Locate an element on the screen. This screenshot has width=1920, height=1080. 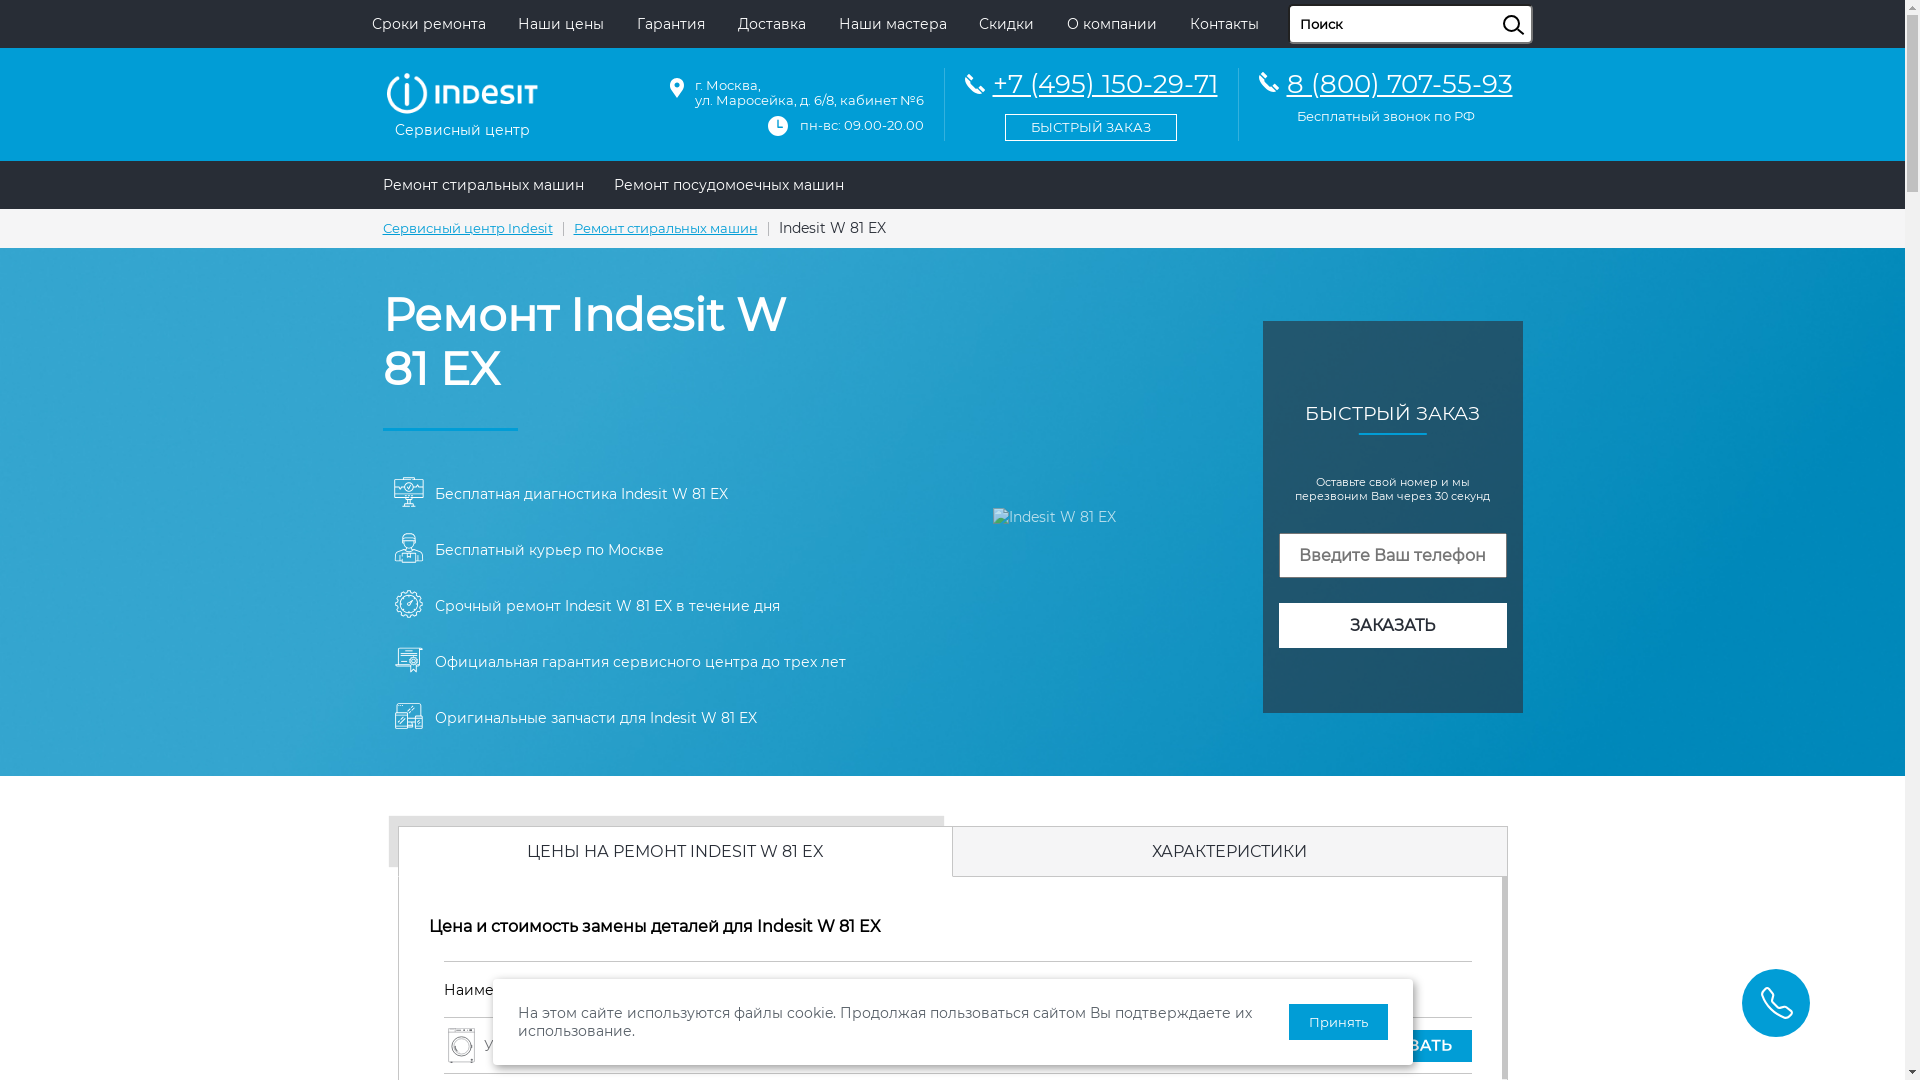
'+7 (495) 150-29-71' is located at coordinates (1089, 101).